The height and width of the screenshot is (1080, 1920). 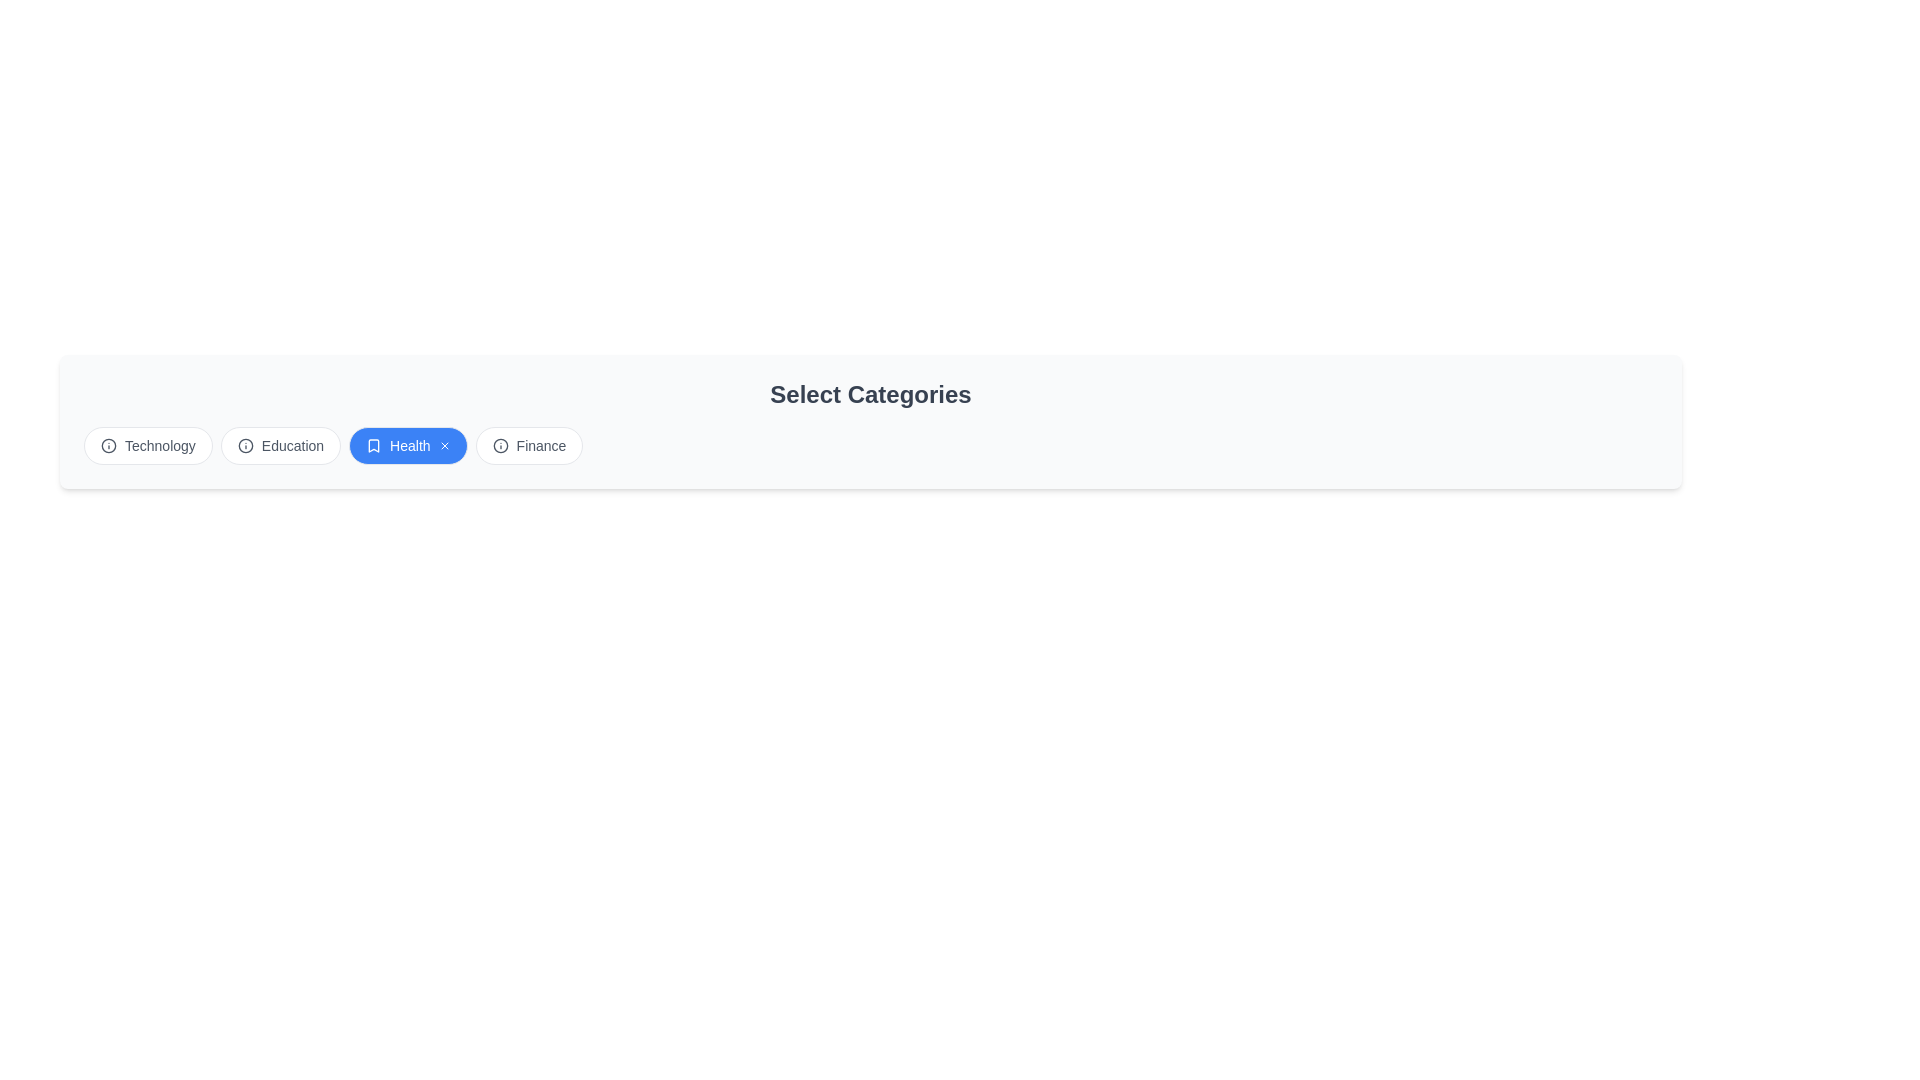 I want to click on the chip labeled 'Technology' to observe its hover state, so click(x=147, y=445).